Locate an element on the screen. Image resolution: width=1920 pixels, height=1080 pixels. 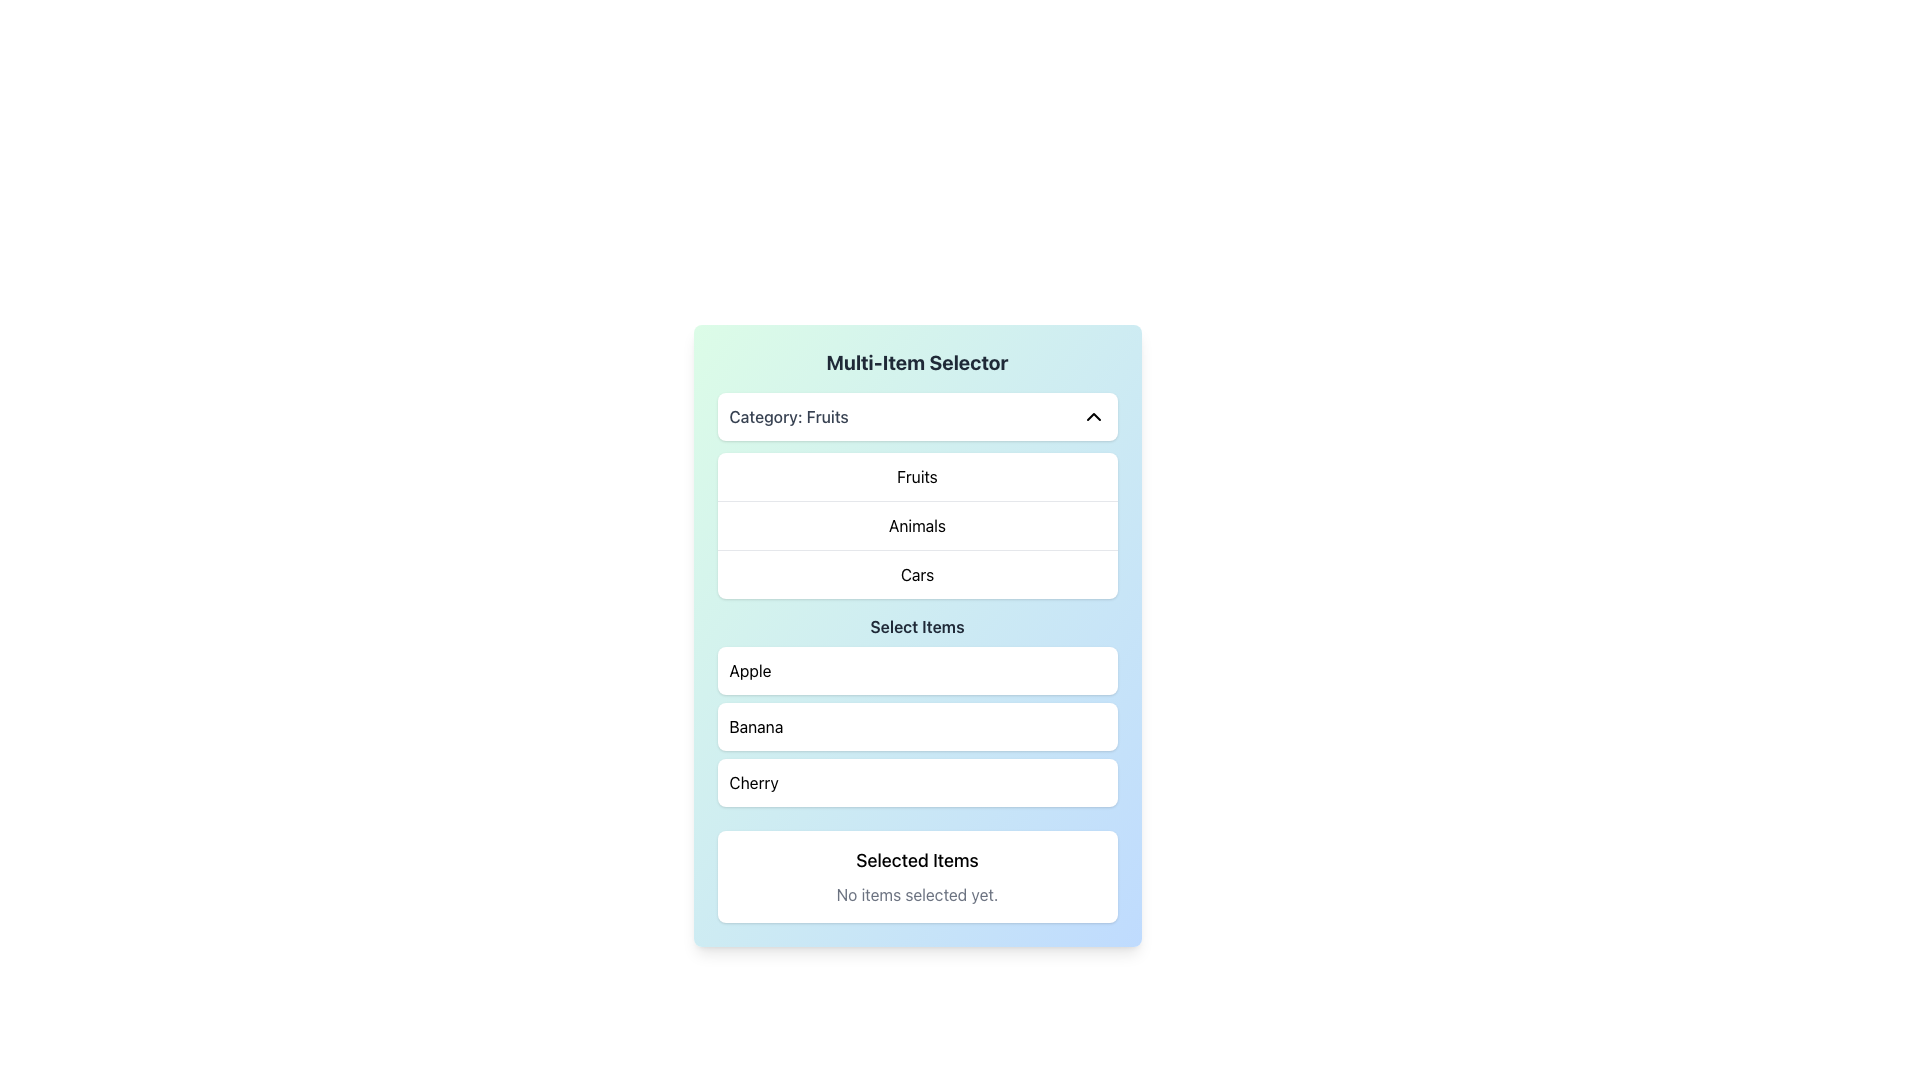
the 'Fruits' category button, which is the topmost item in a vertical list of options with a white background and minimalistic styling is located at coordinates (916, 477).